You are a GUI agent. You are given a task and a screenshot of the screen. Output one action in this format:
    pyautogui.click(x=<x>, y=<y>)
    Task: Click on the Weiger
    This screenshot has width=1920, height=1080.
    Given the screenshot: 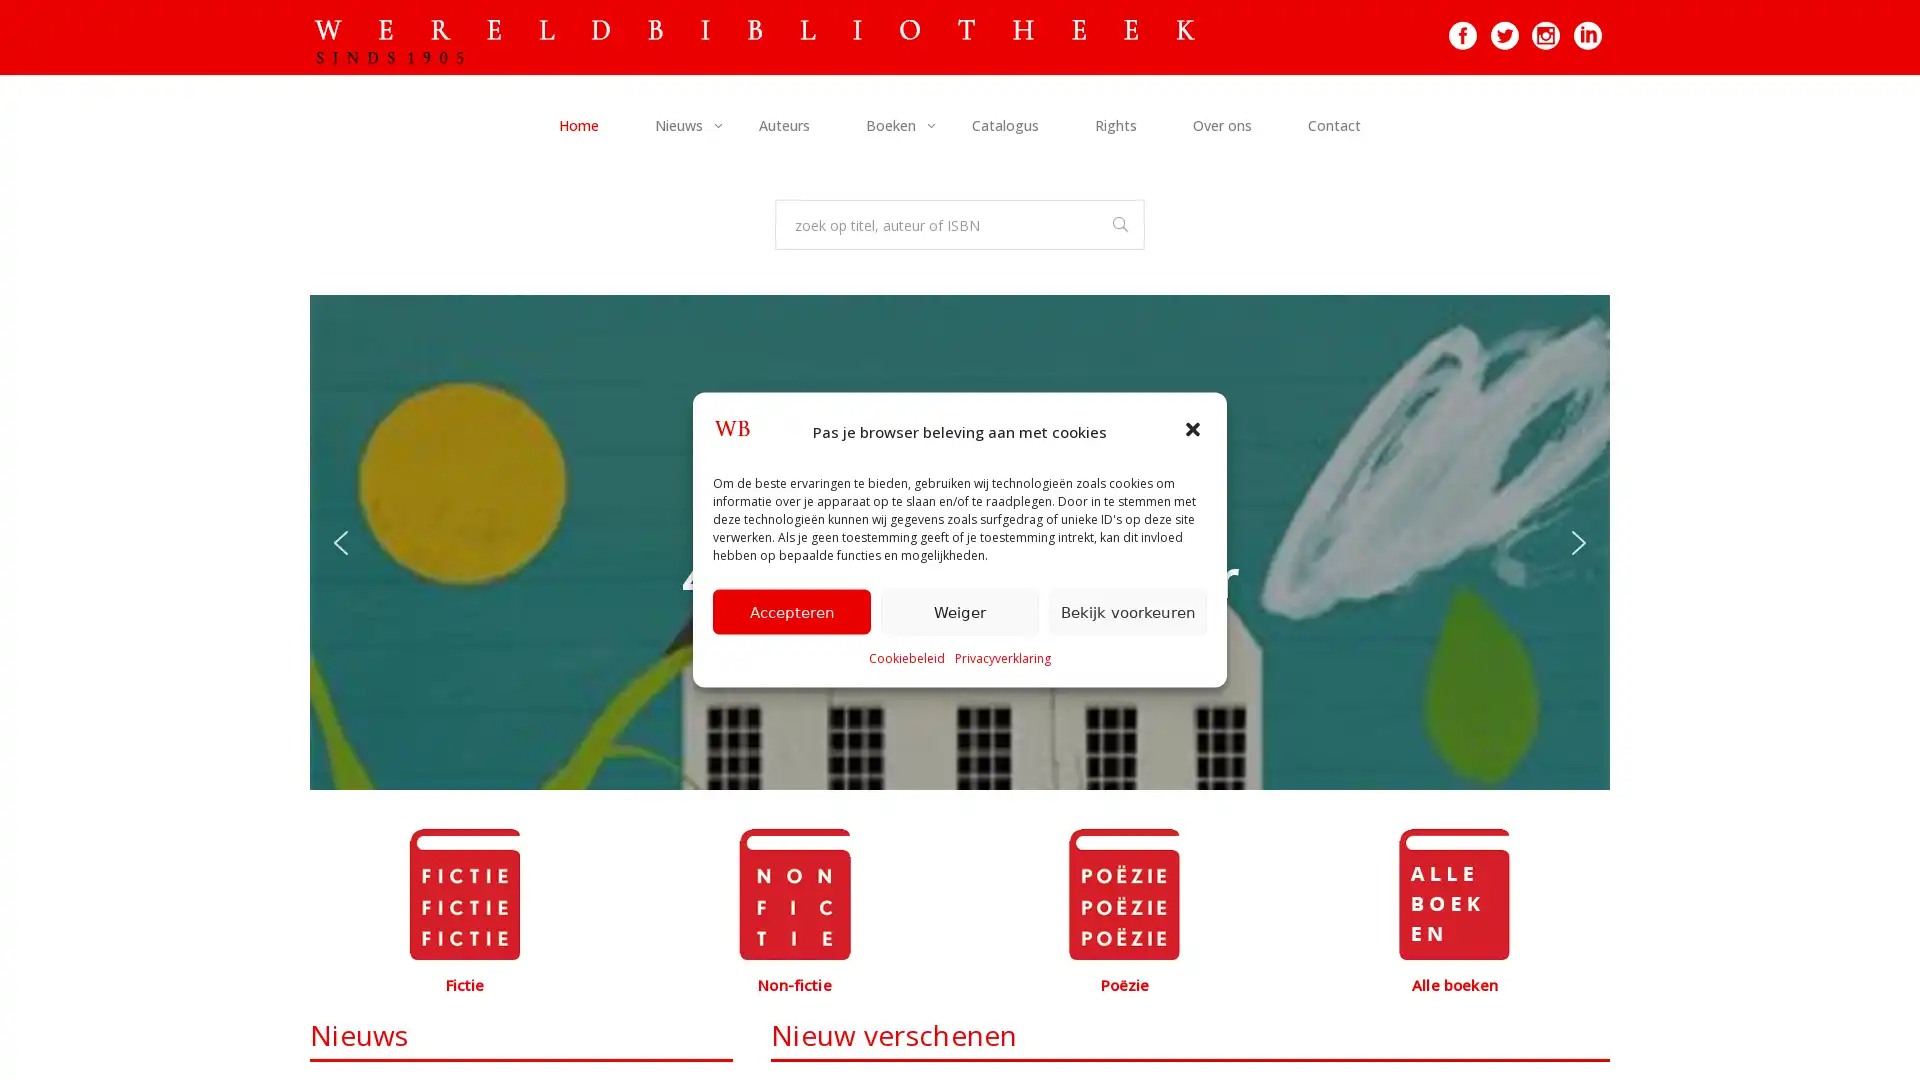 What is the action you would take?
    pyautogui.click(x=960, y=610)
    